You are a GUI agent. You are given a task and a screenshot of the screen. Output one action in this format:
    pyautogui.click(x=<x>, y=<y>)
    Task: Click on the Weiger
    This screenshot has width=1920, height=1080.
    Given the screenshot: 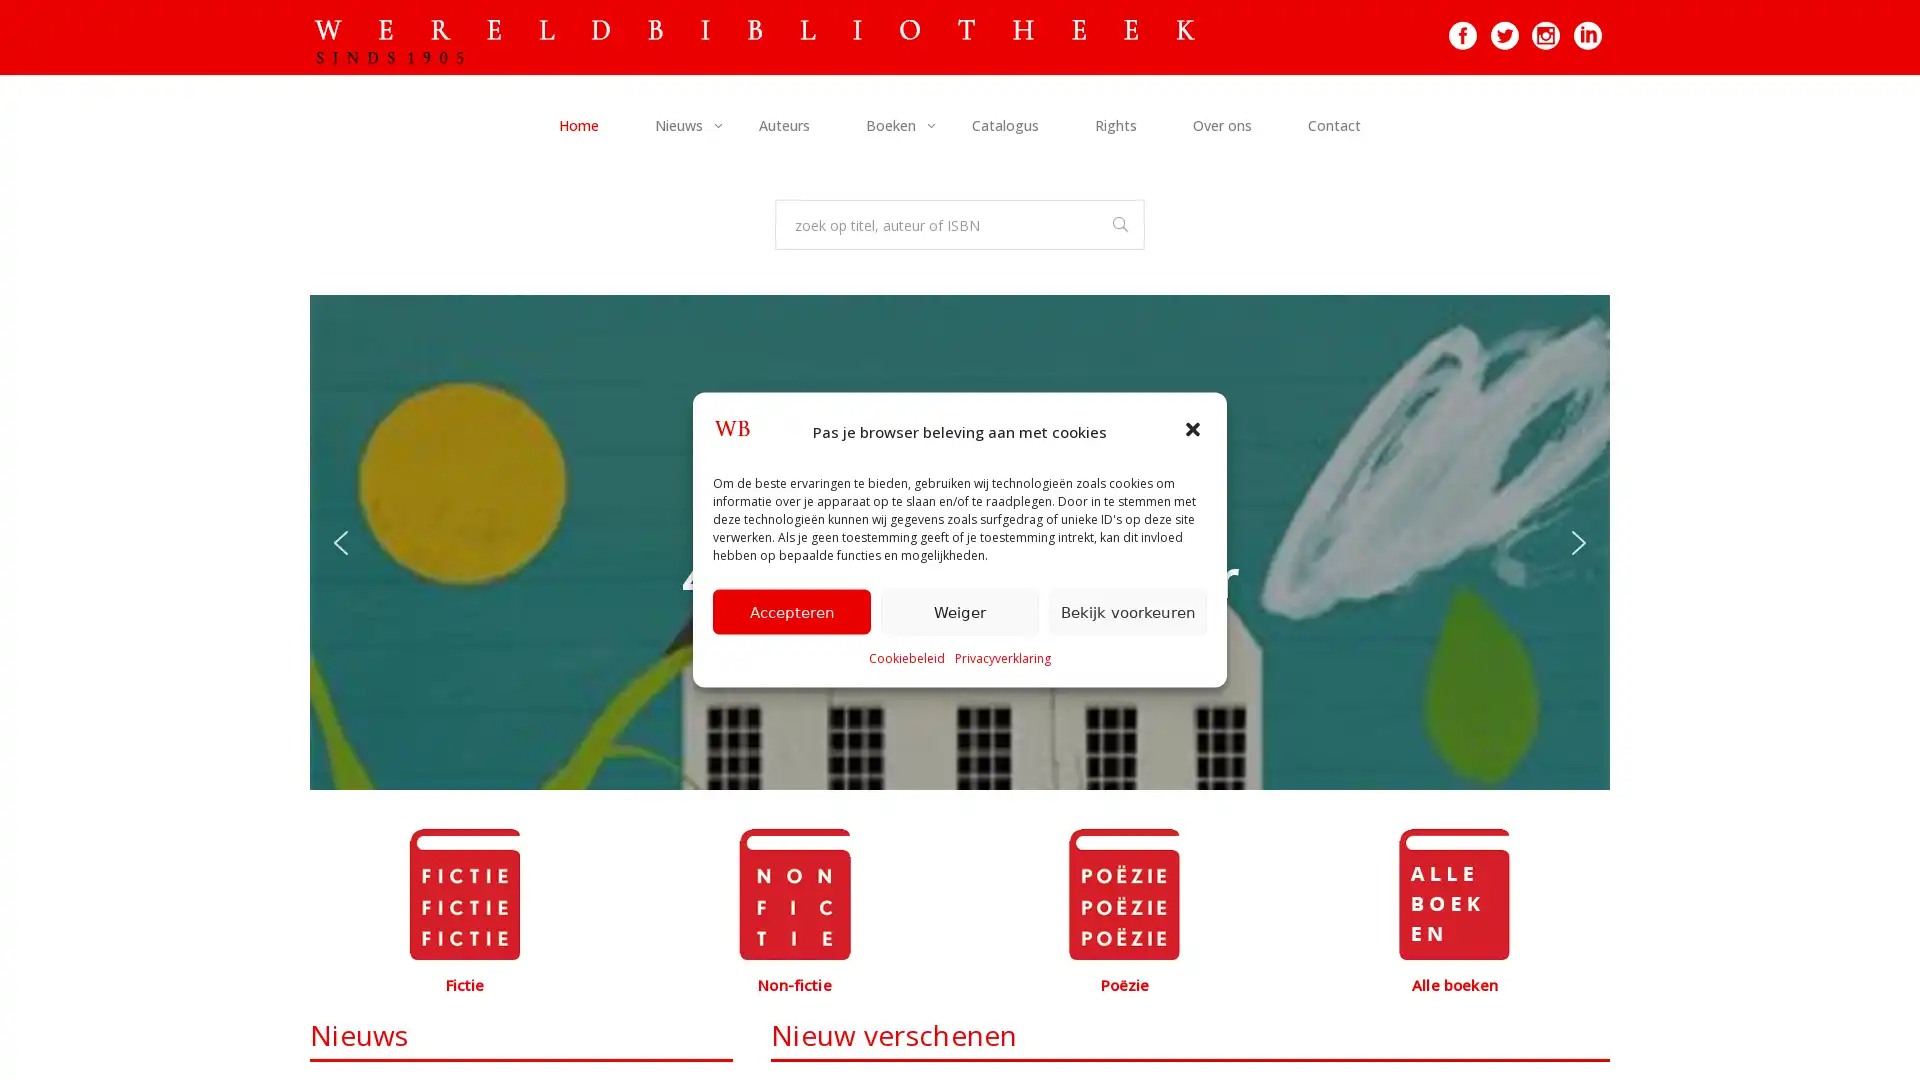 What is the action you would take?
    pyautogui.click(x=960, y=610)
    